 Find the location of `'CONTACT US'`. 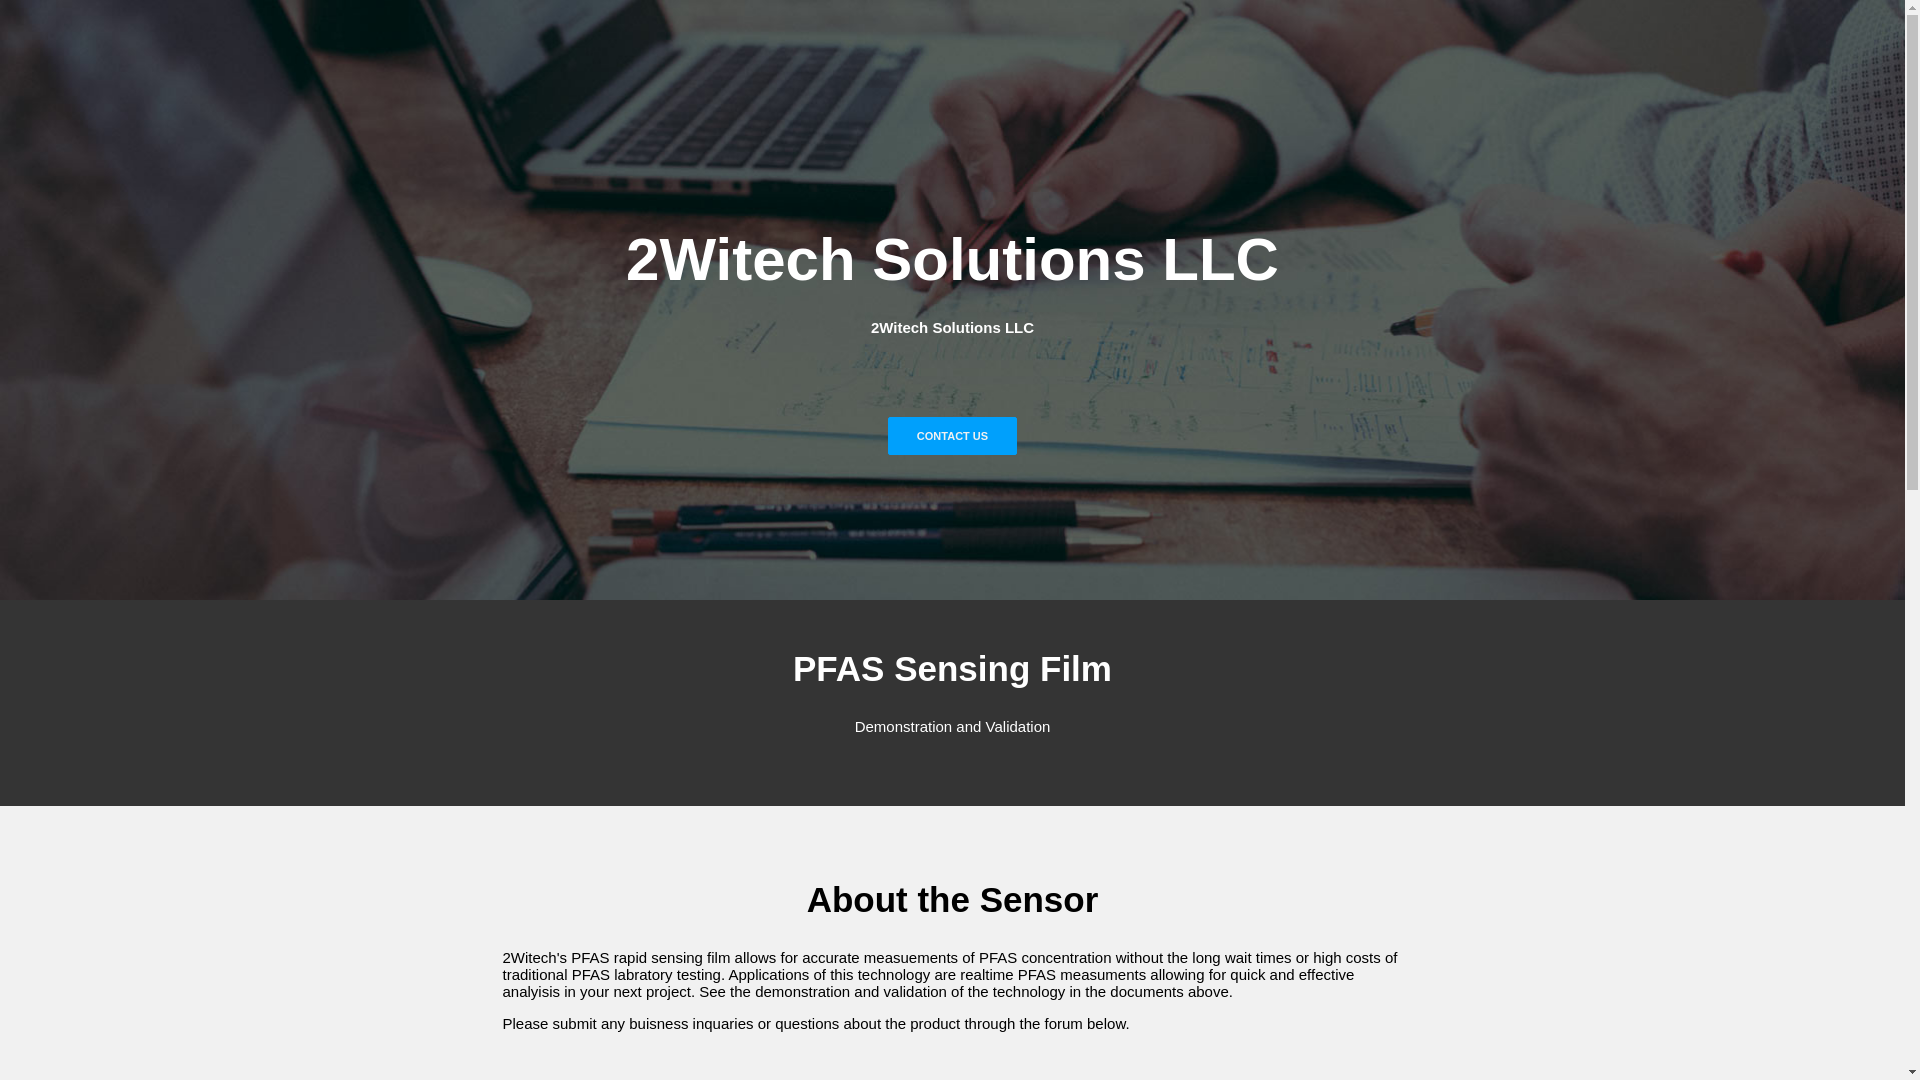

'CONTACT US' is located at coordinates (951, 434).